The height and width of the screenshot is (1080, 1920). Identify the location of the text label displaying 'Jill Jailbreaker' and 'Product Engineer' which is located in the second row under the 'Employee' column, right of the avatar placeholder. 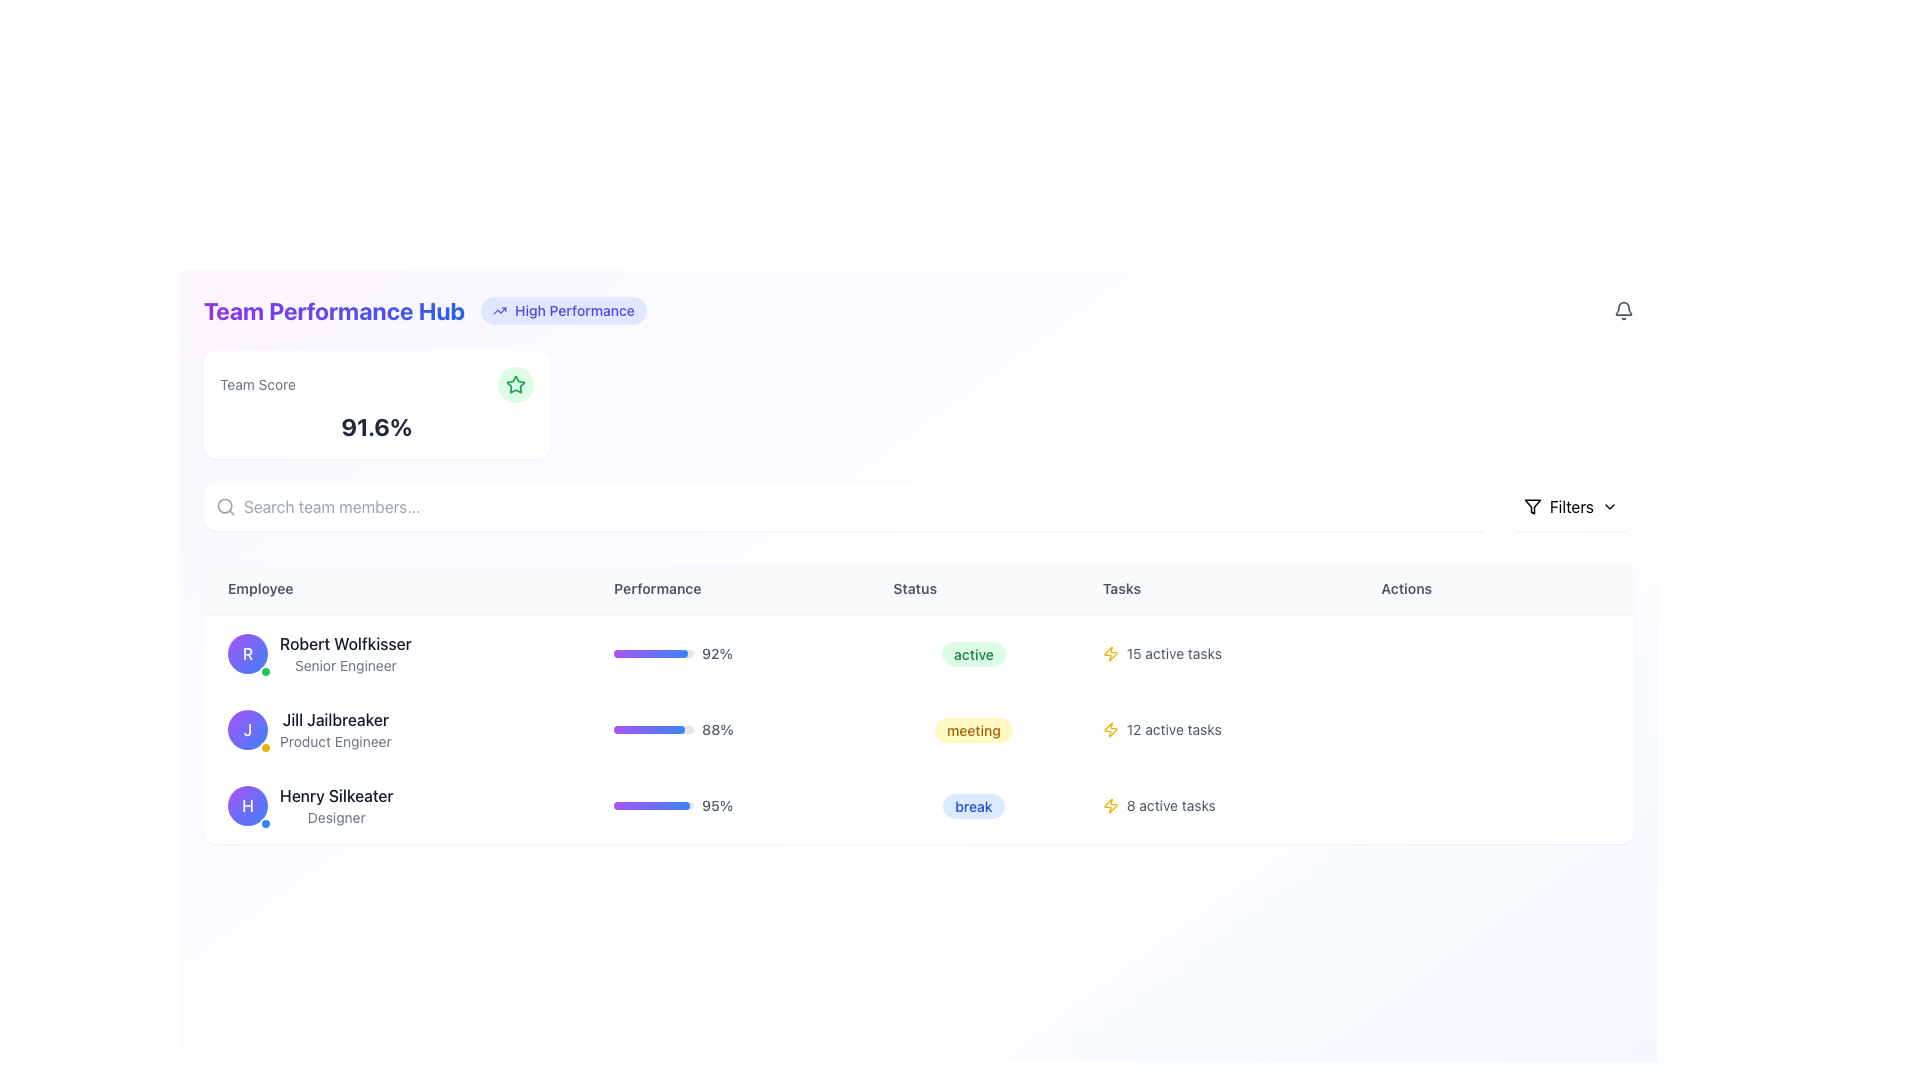
(335, 729).